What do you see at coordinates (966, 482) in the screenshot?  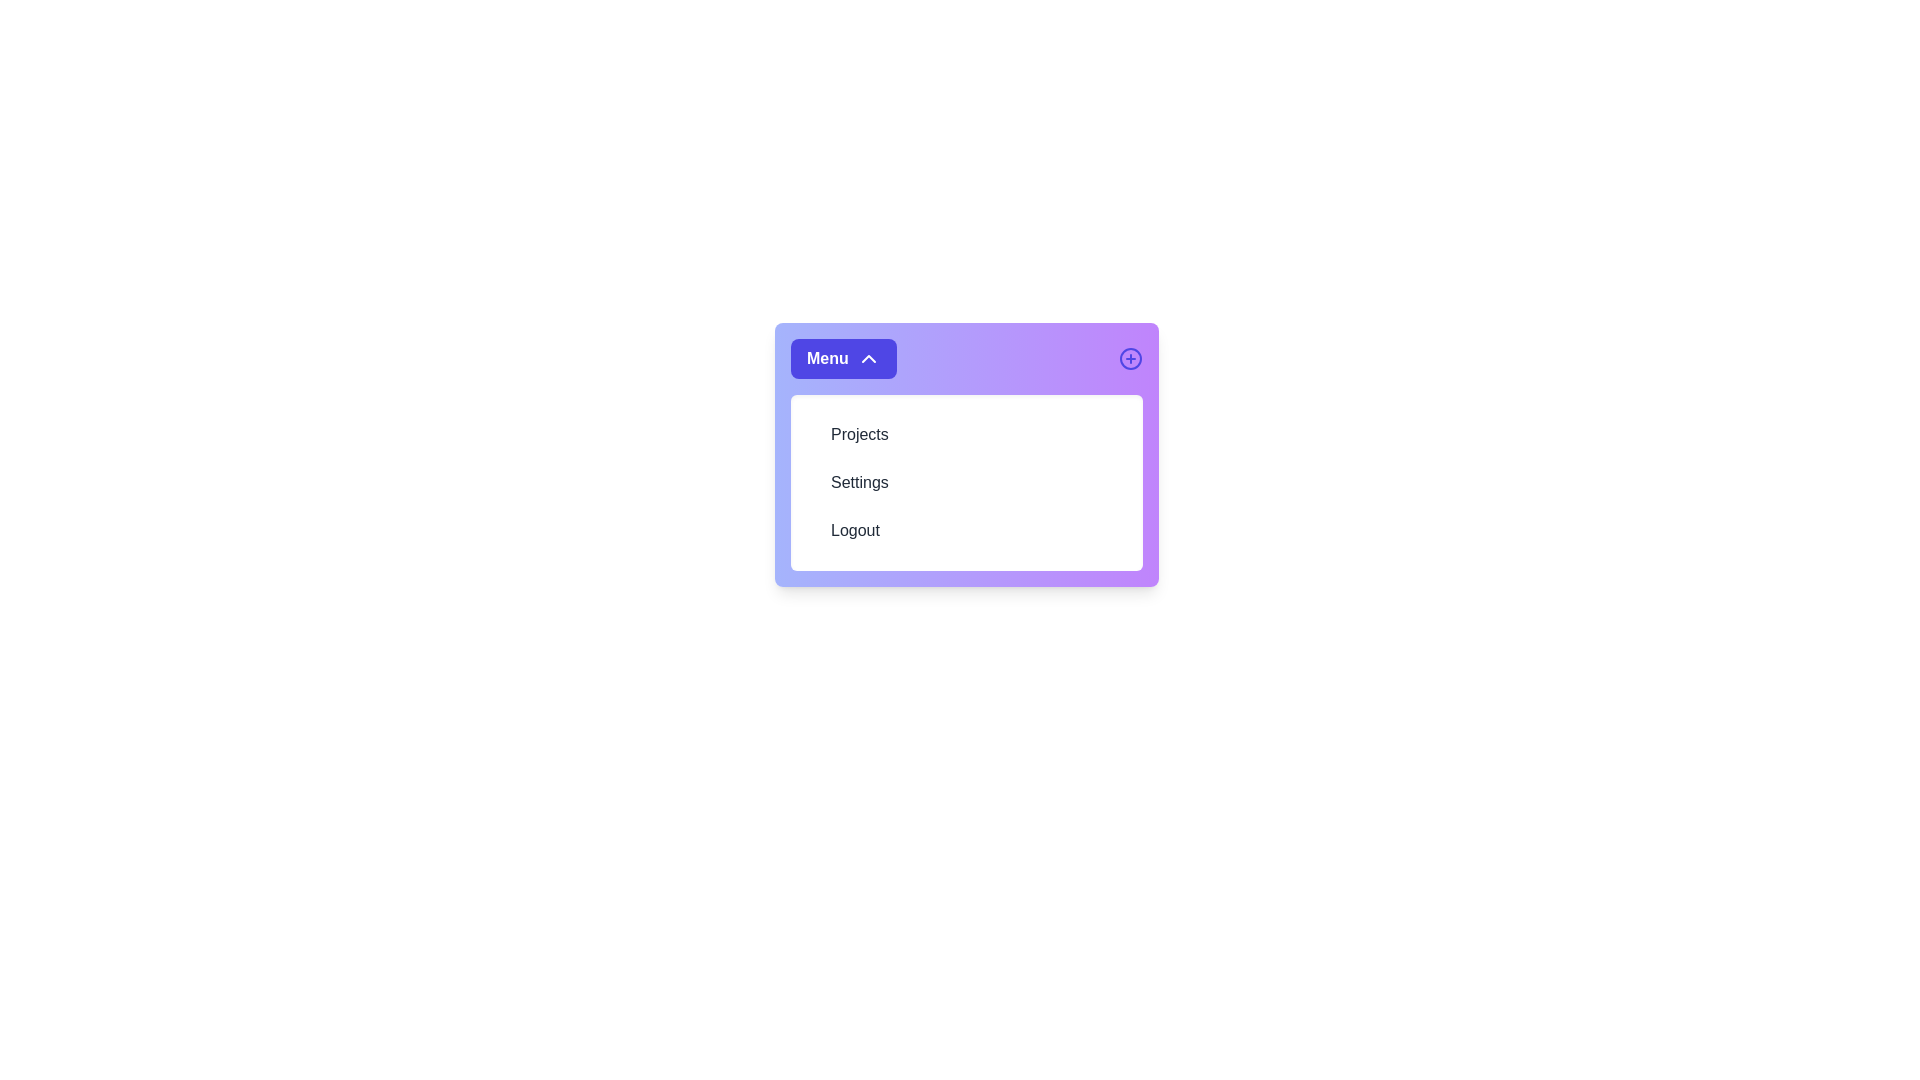 I see `the menu item Settings from the menu` at bounding box center [966, 482].